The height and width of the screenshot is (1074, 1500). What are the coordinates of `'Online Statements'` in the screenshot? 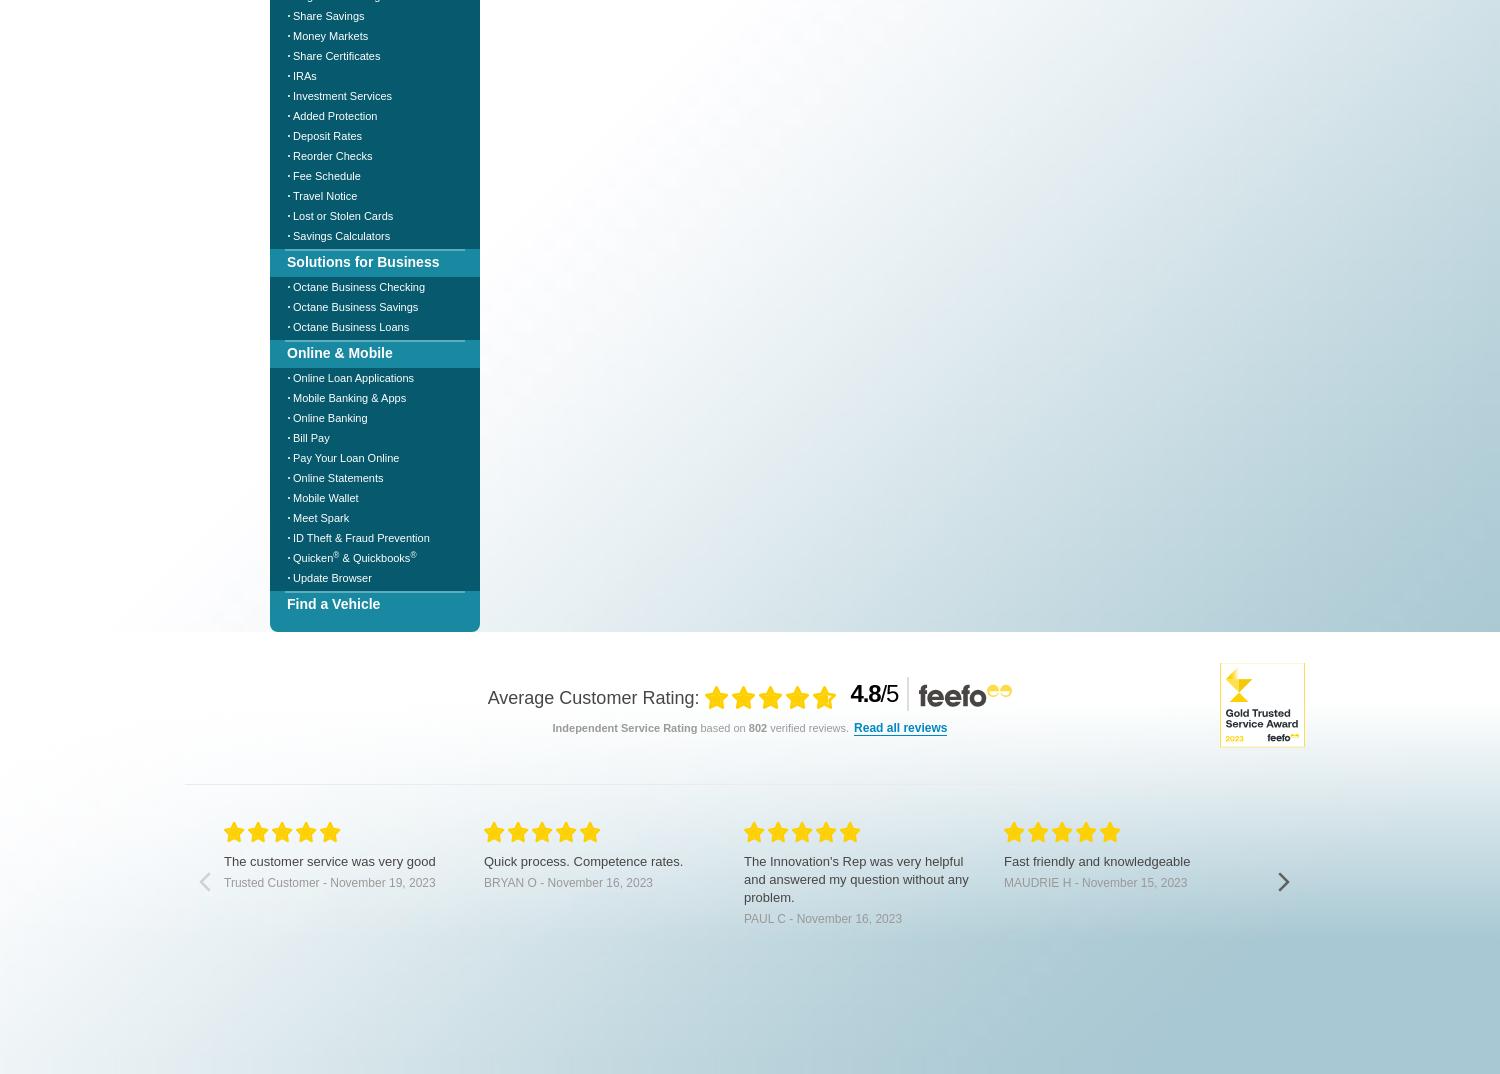 It's located at (336, 475).